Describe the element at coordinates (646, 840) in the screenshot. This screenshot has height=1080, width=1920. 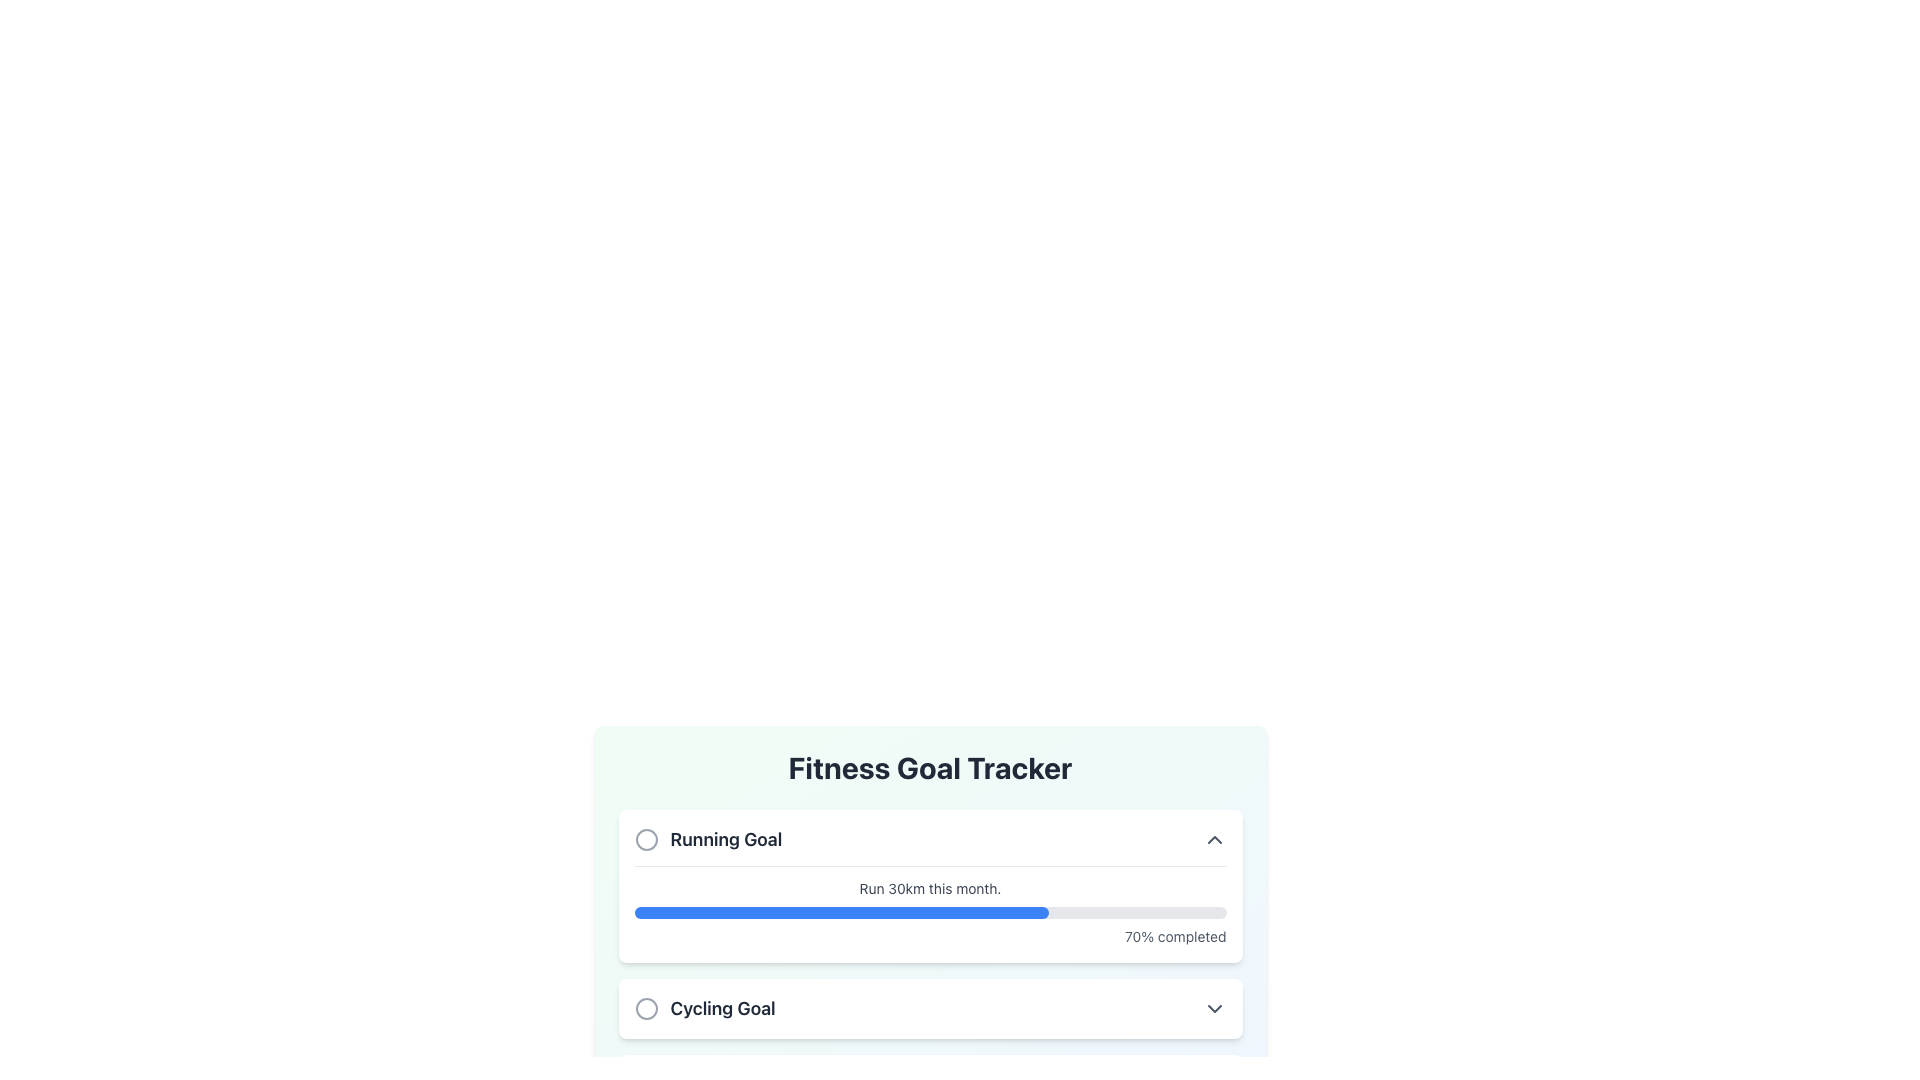
I see `the hollow circular gray icon indicating a non-selected state` at that location.